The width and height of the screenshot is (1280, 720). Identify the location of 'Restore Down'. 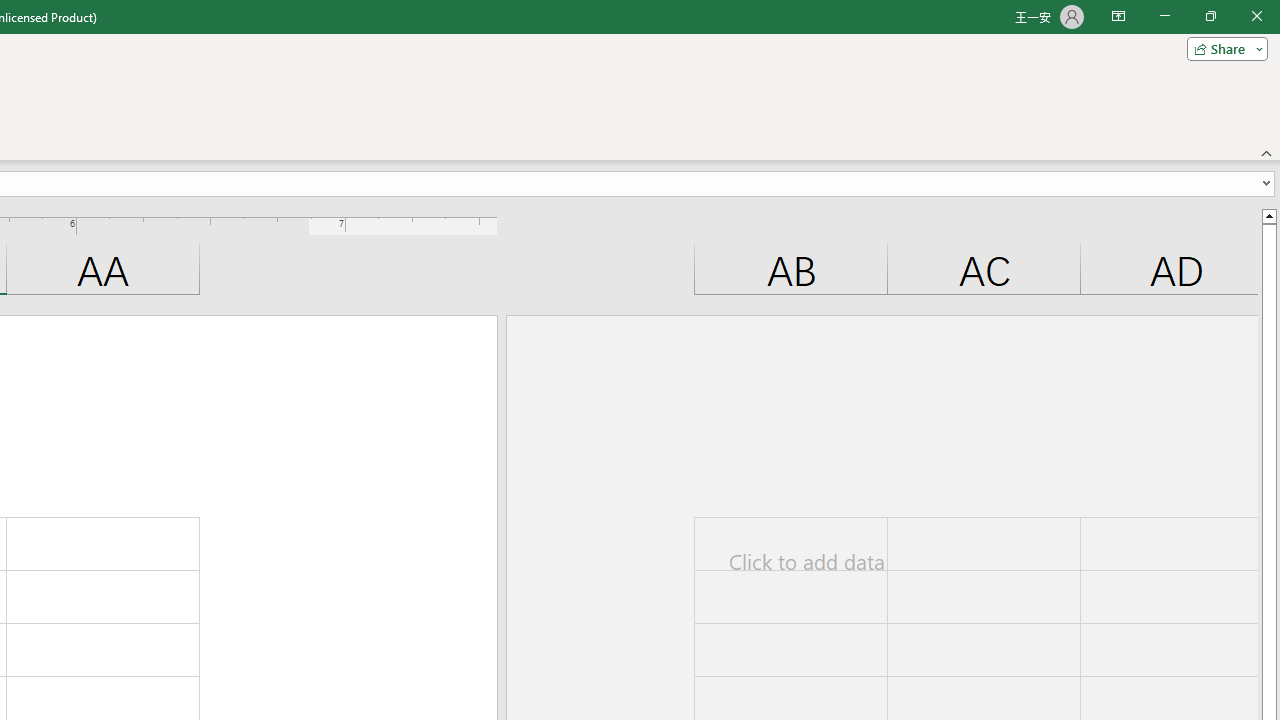
(1209, 16).